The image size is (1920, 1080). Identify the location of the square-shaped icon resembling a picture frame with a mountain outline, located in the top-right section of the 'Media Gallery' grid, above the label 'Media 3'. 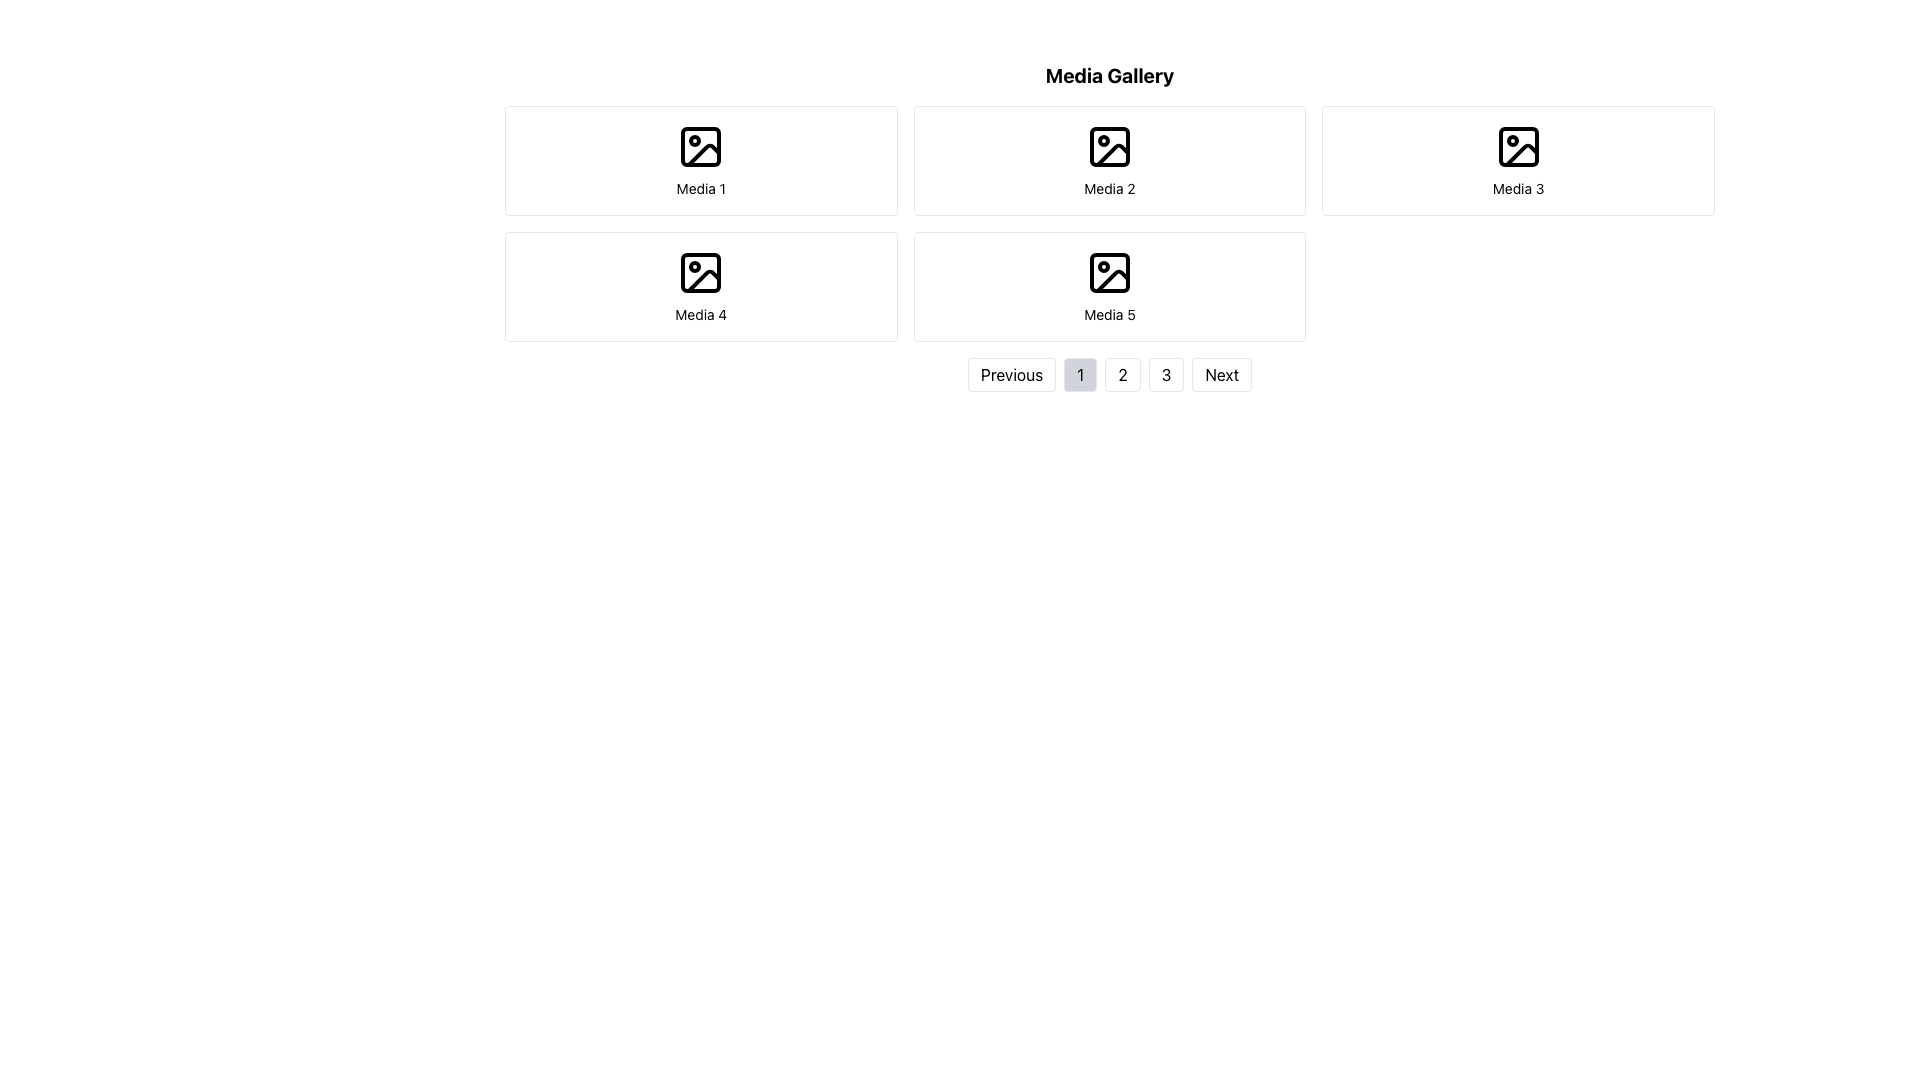
(1518, 145).